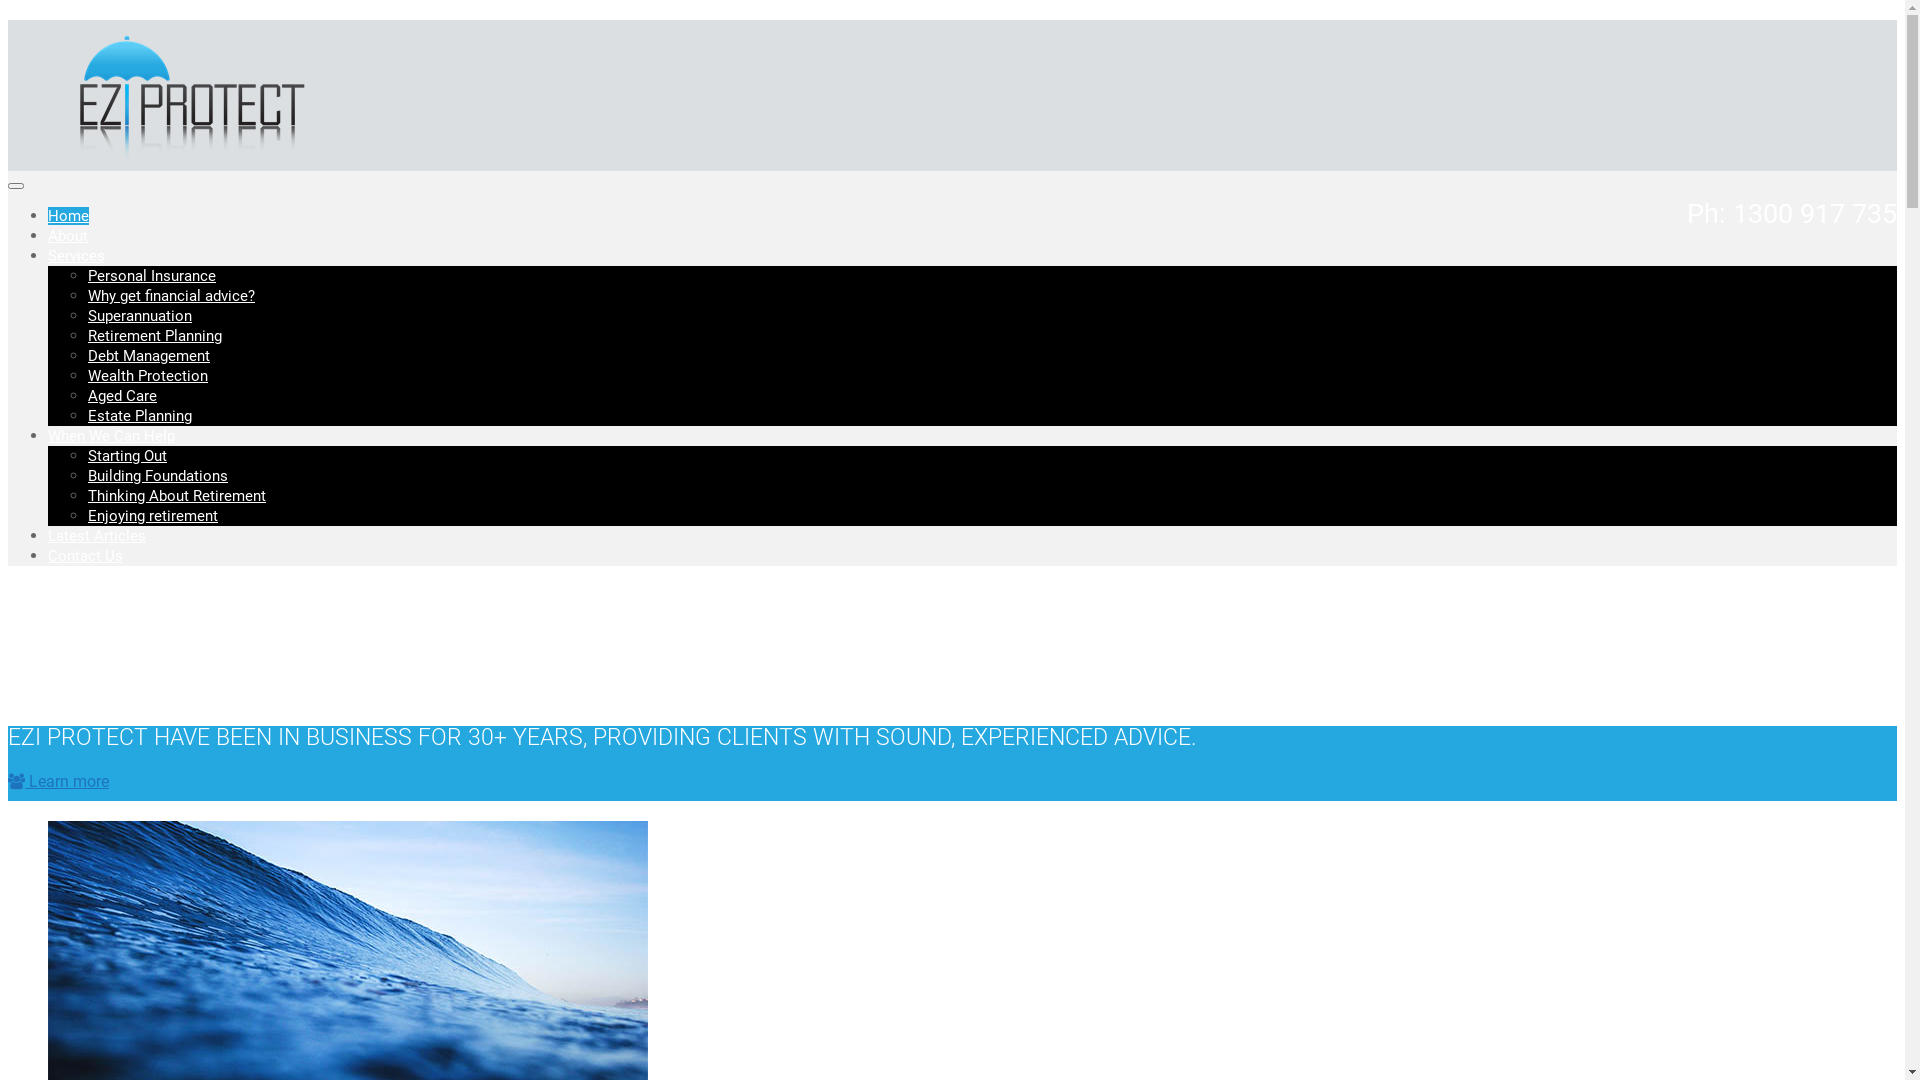 The image size is (1920, 1080). I want to click on 'Contact Us', so click(48, 555).